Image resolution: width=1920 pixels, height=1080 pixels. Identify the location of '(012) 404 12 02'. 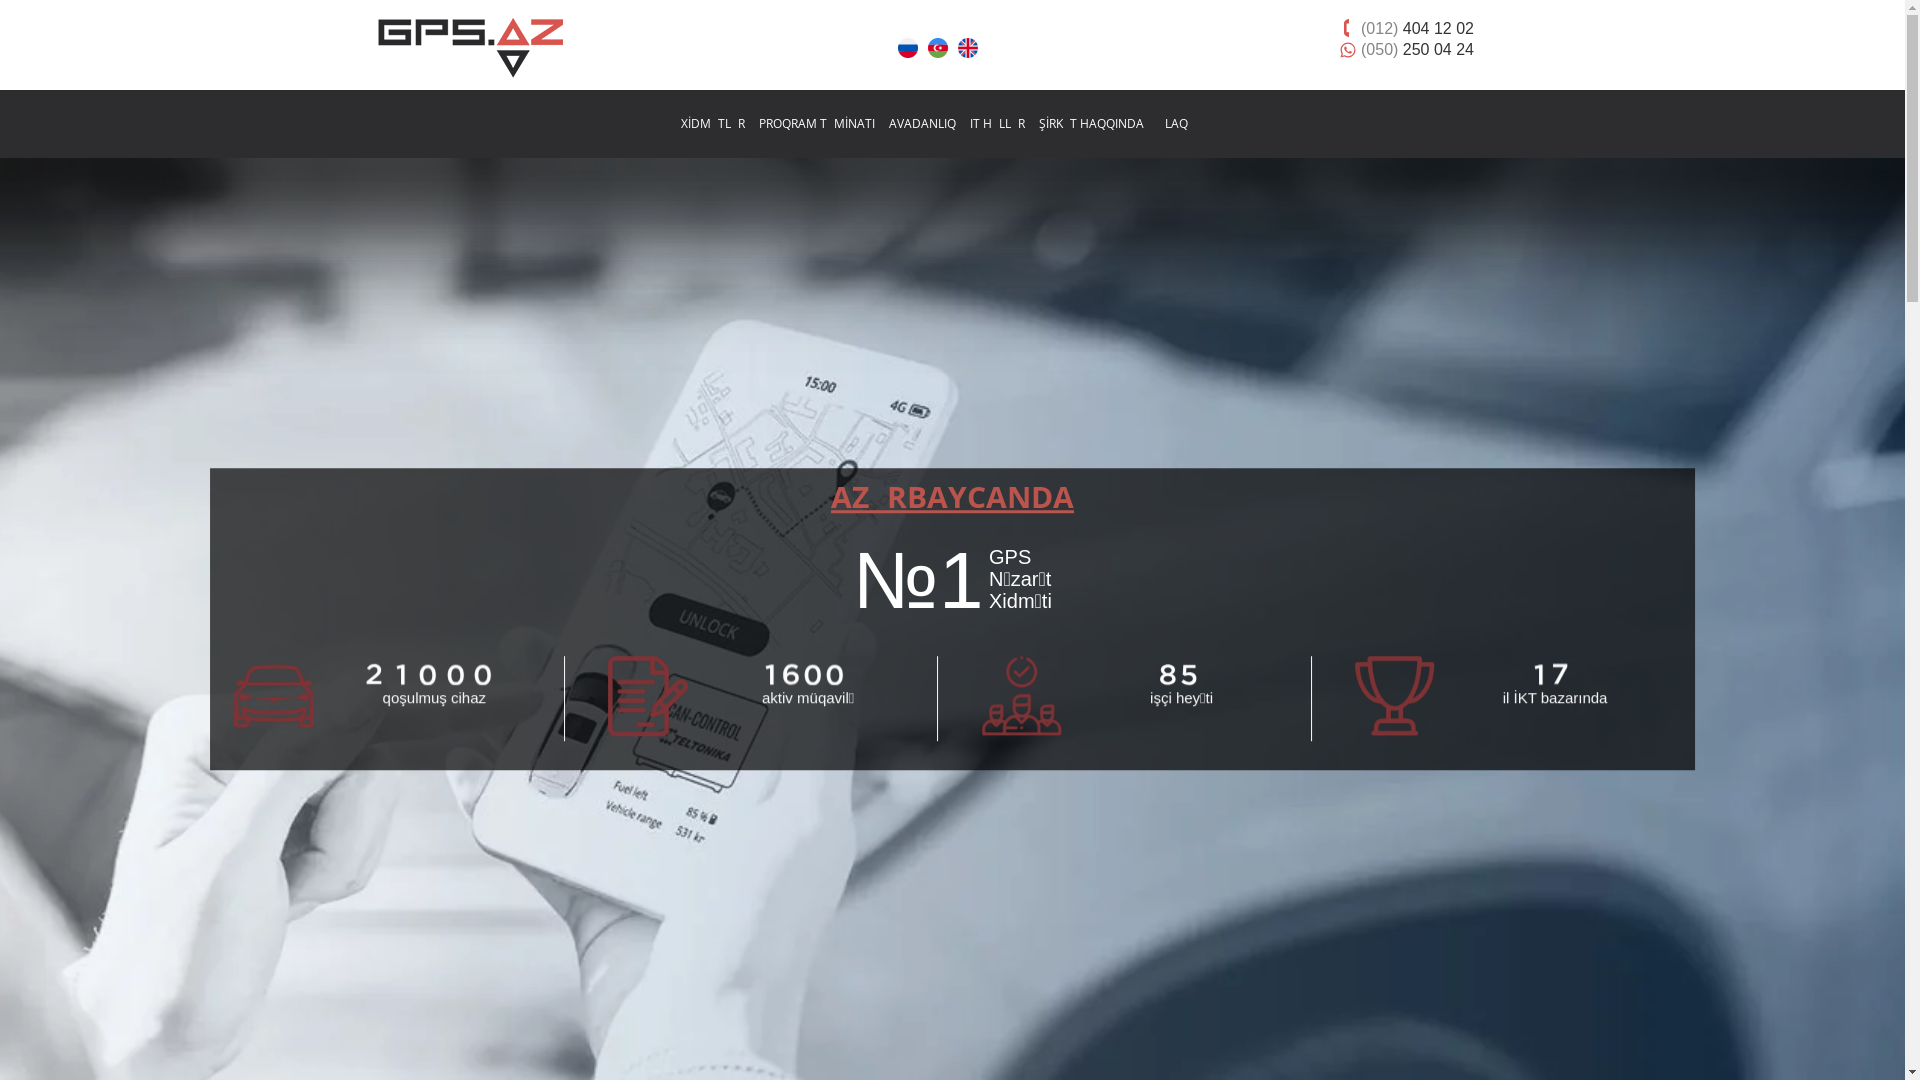
(1416, 28).